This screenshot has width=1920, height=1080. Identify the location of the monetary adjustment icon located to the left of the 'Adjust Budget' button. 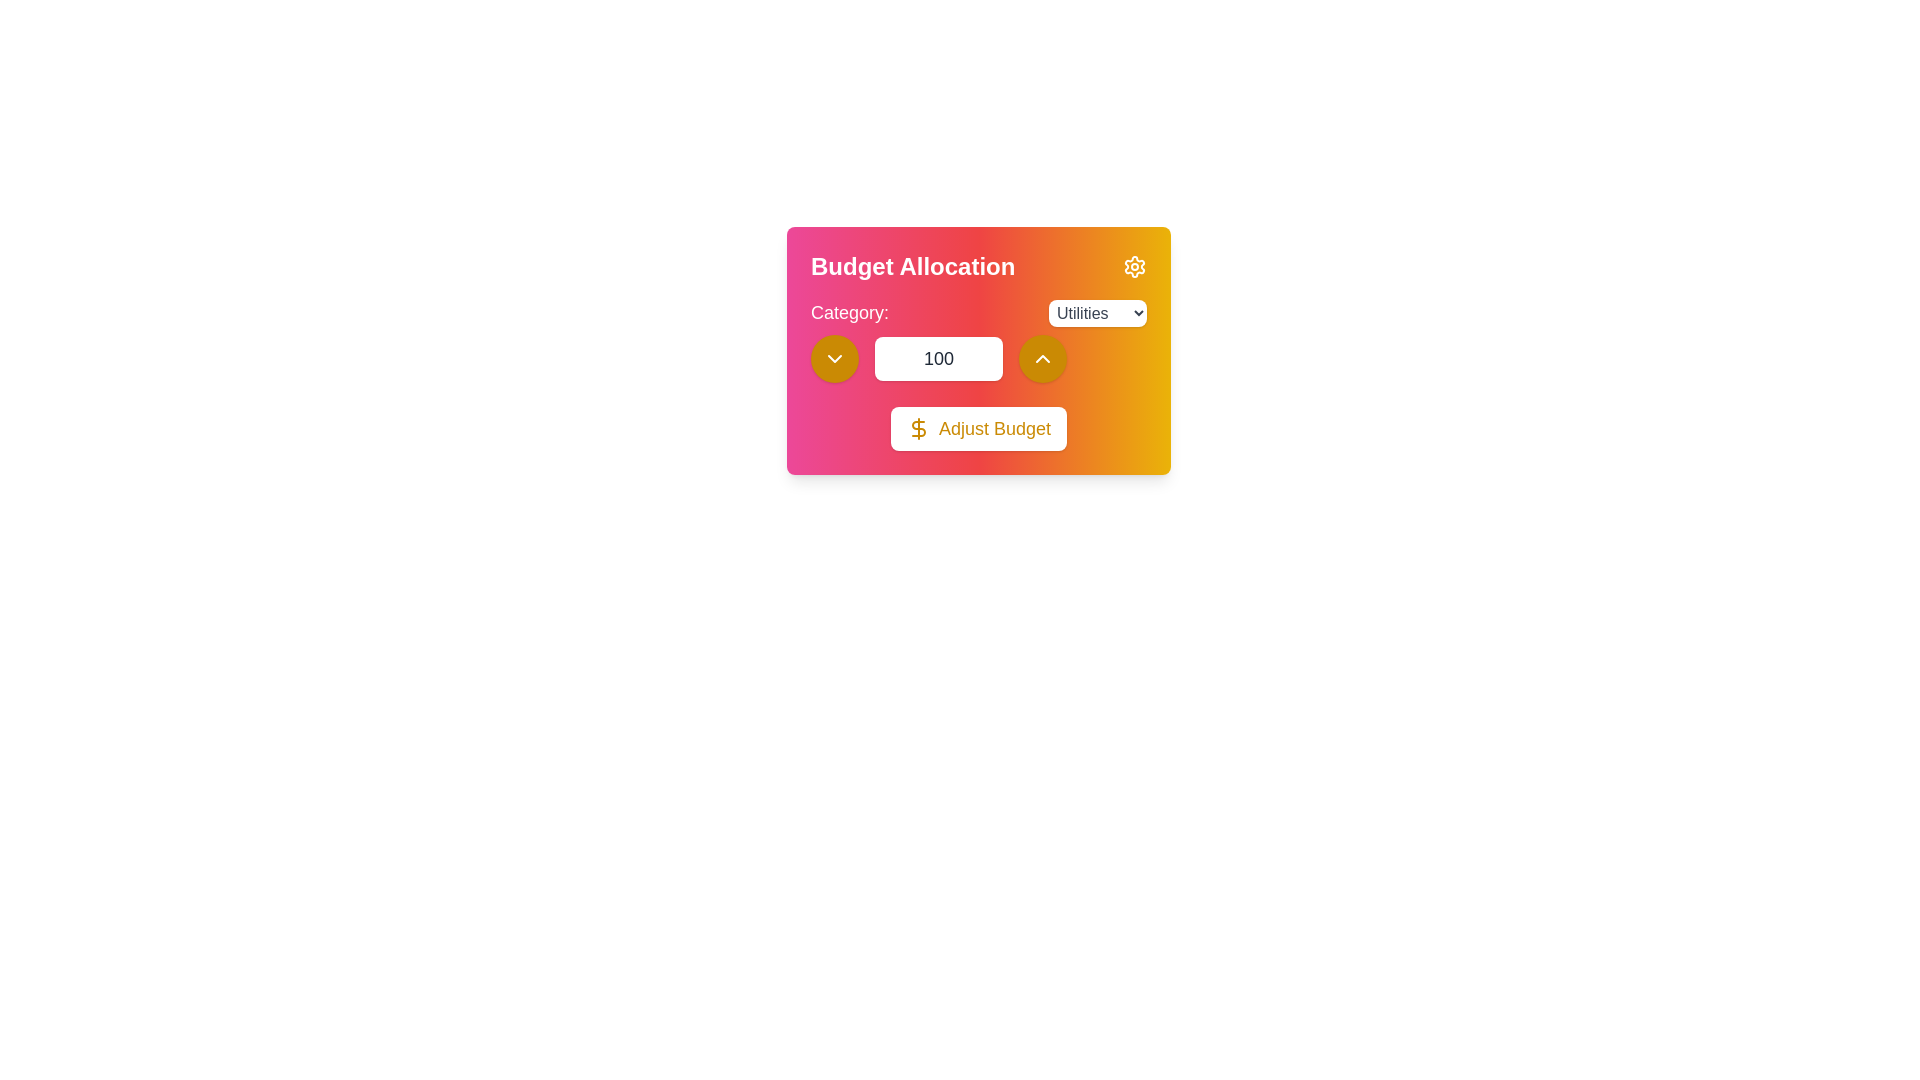
(917, 427).